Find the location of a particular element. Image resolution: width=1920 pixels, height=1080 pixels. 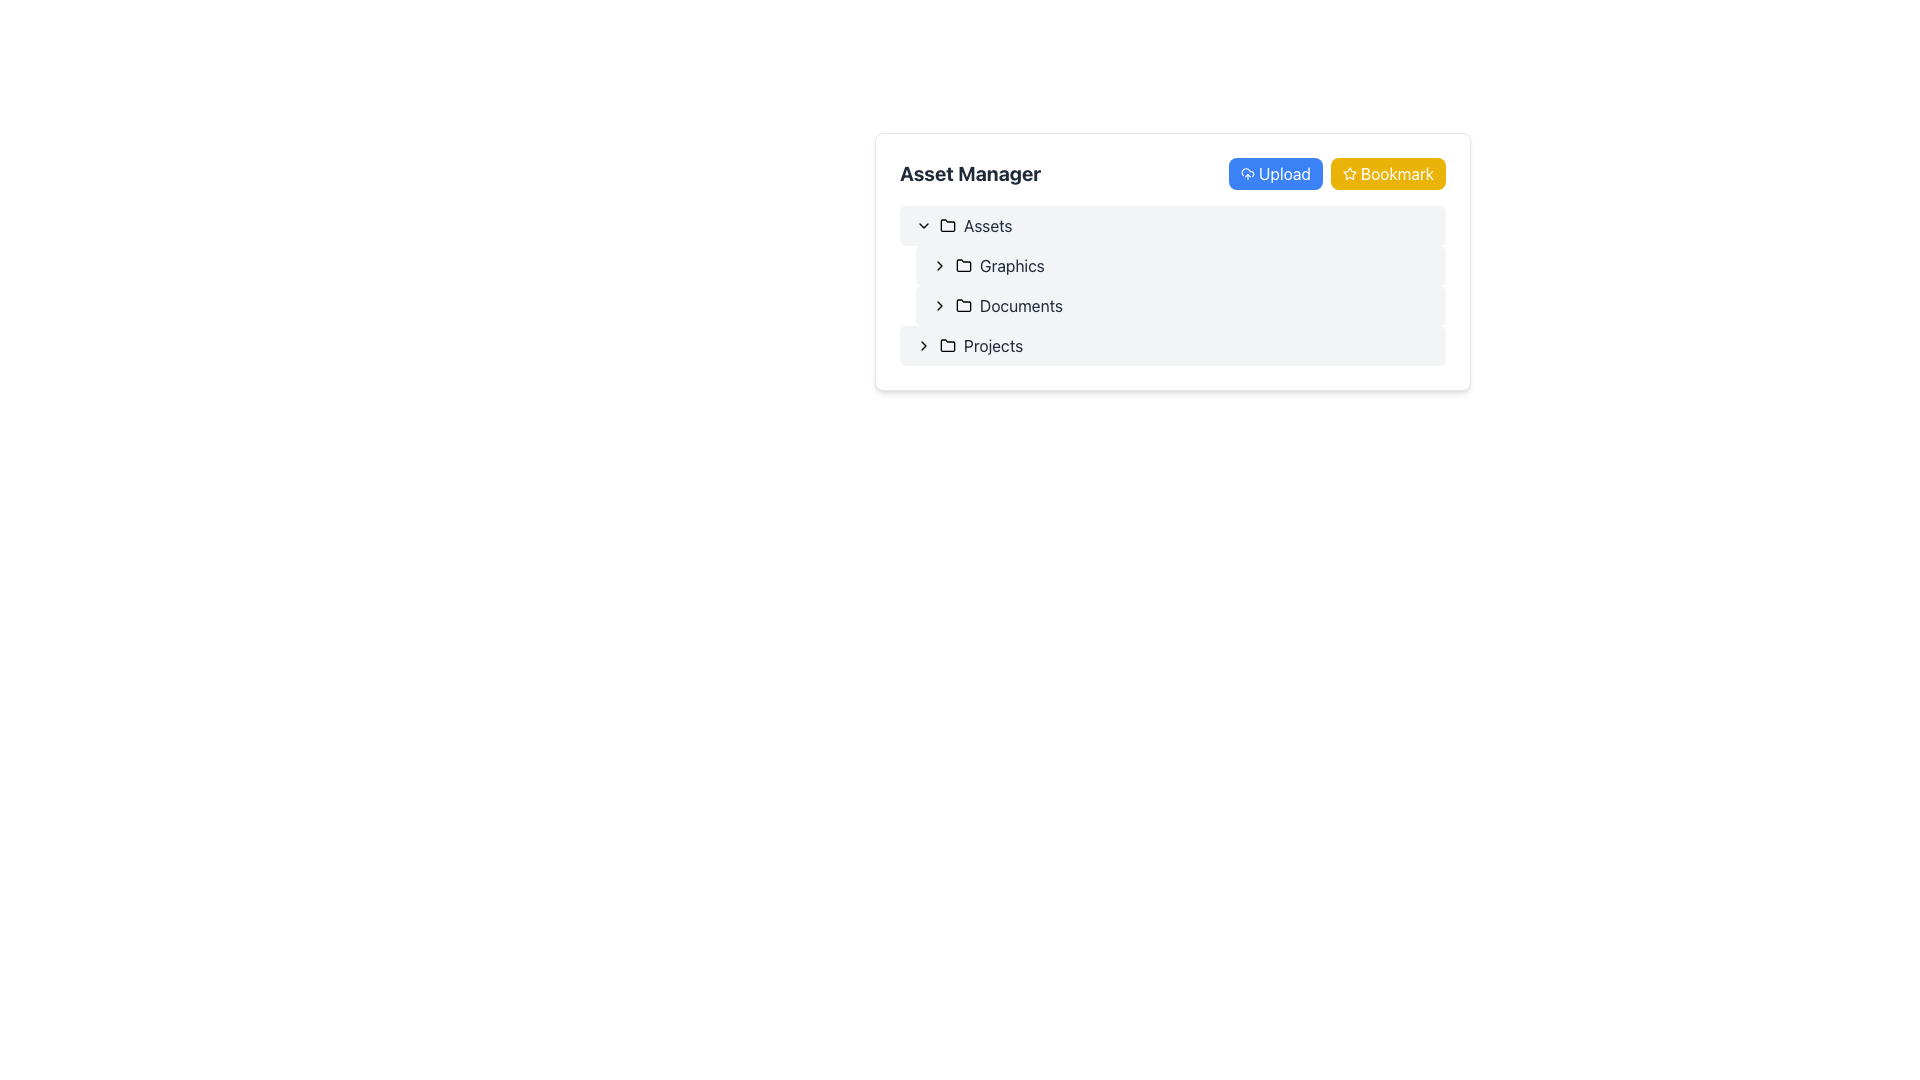

the list item "GraphicsLogo.pngMockup.sketchDocumentsBrief.pdf" in the file browser dropdown is located at coordinates (1172, 265).